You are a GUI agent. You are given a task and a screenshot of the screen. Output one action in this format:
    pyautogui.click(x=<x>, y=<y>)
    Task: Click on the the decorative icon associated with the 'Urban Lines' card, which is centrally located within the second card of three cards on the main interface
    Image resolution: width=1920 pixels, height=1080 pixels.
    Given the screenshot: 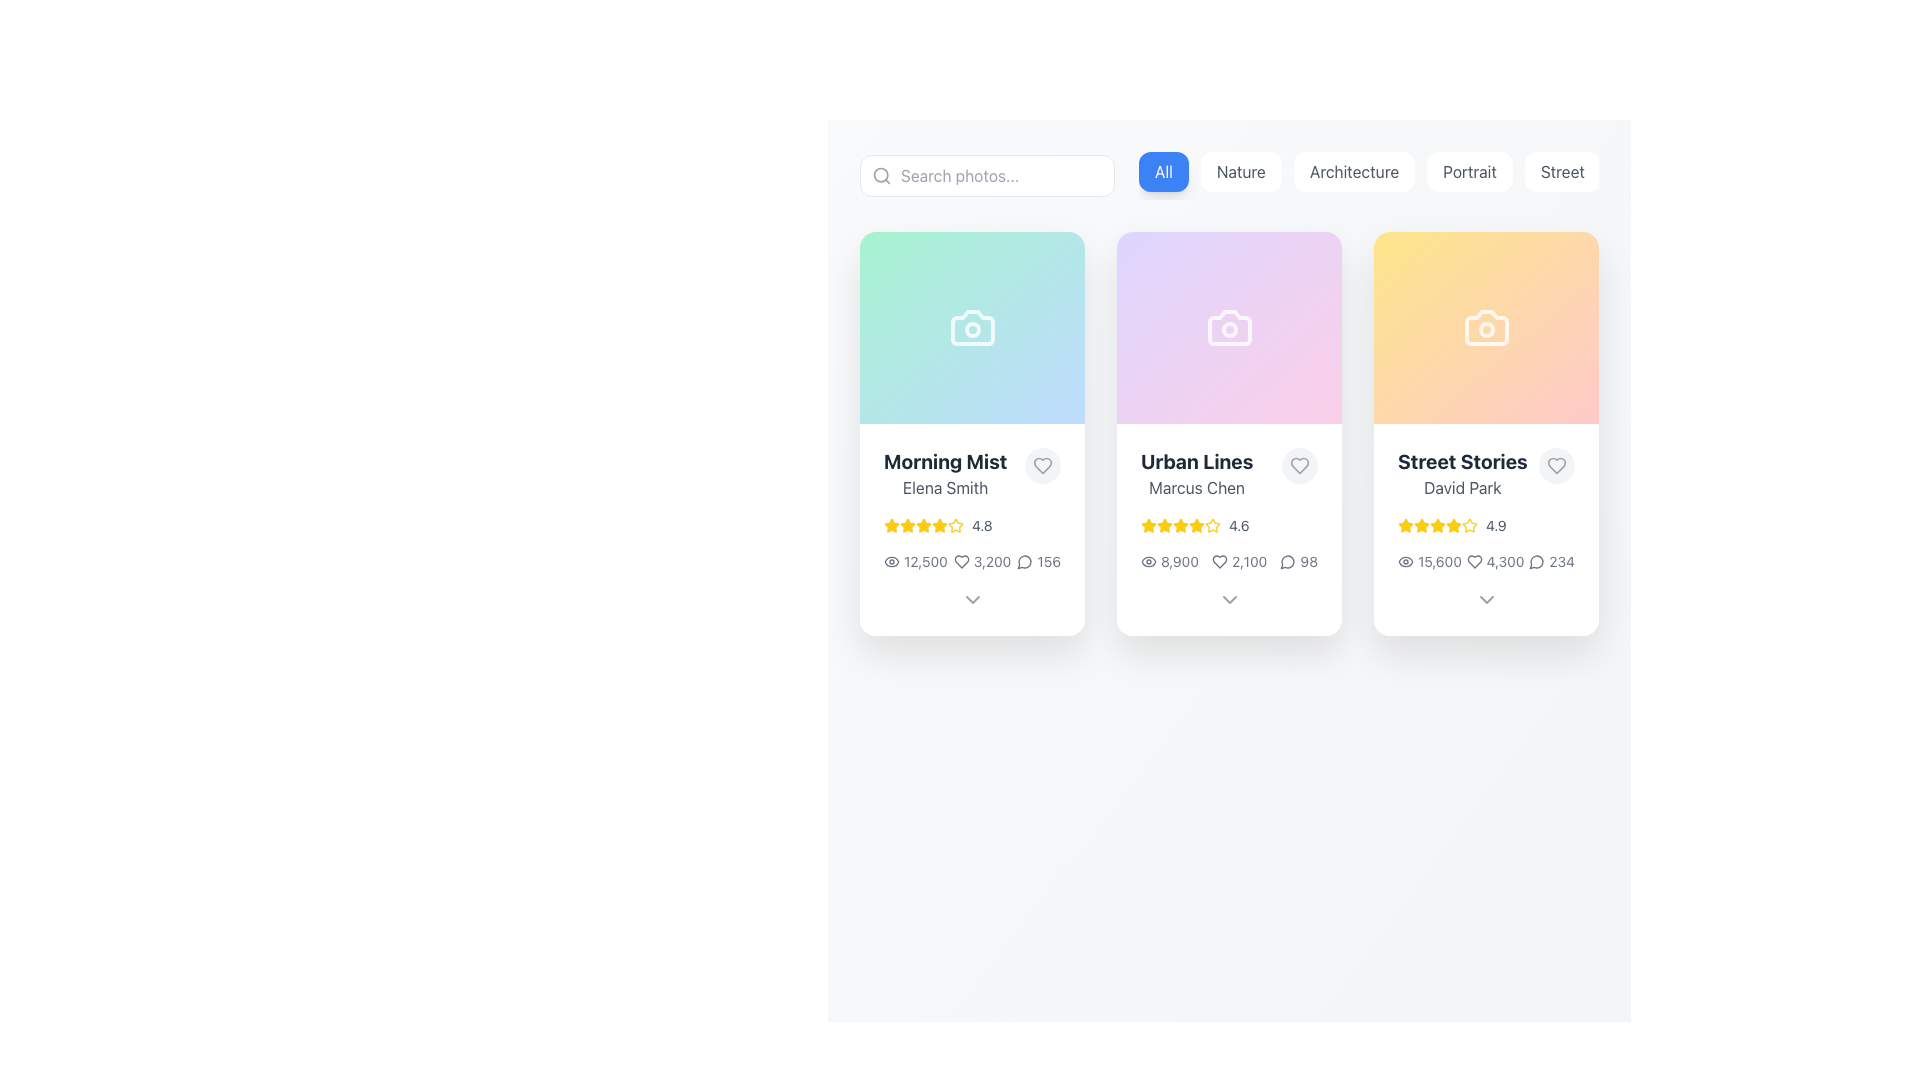 What is the action you would take?
    pyautogui.click(x=1228, y=326)
    